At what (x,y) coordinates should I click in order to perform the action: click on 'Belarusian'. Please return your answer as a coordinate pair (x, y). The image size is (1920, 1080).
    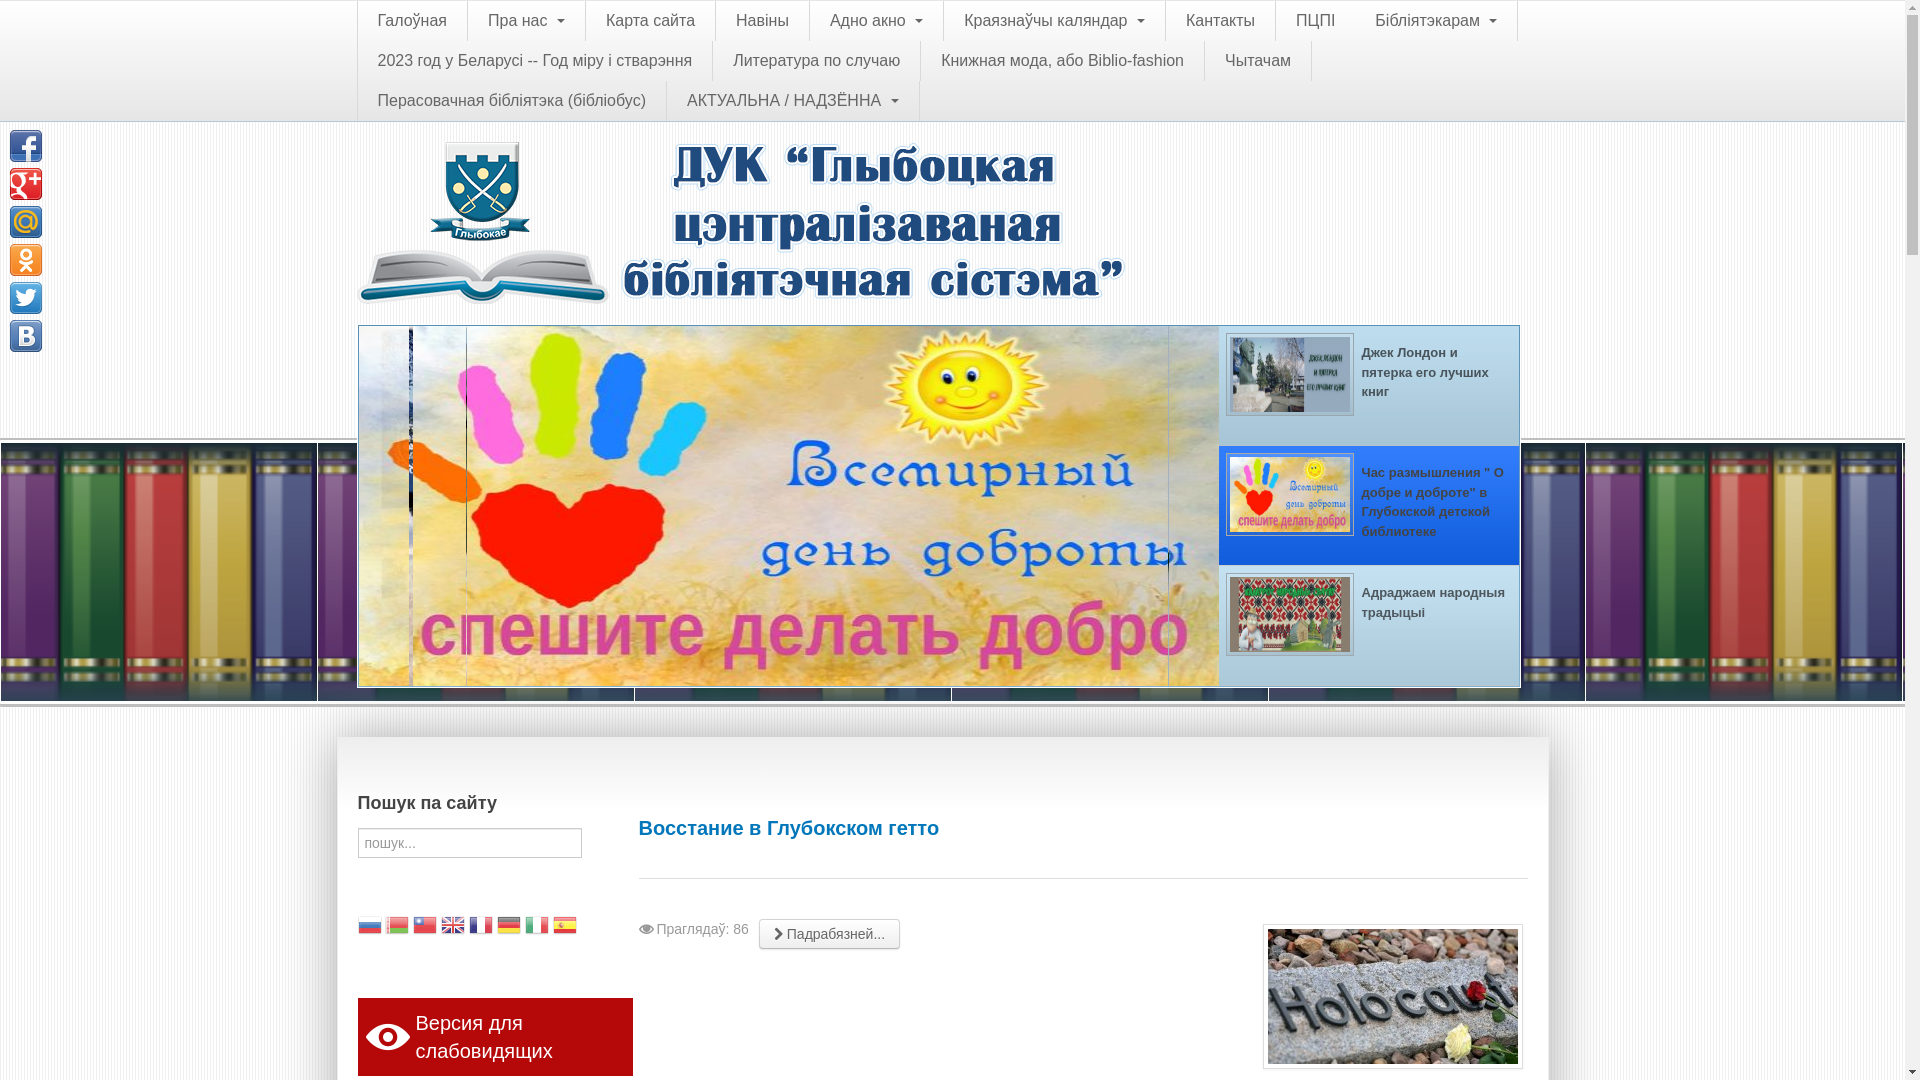
    Looking at the image, I should click on (384, 927).